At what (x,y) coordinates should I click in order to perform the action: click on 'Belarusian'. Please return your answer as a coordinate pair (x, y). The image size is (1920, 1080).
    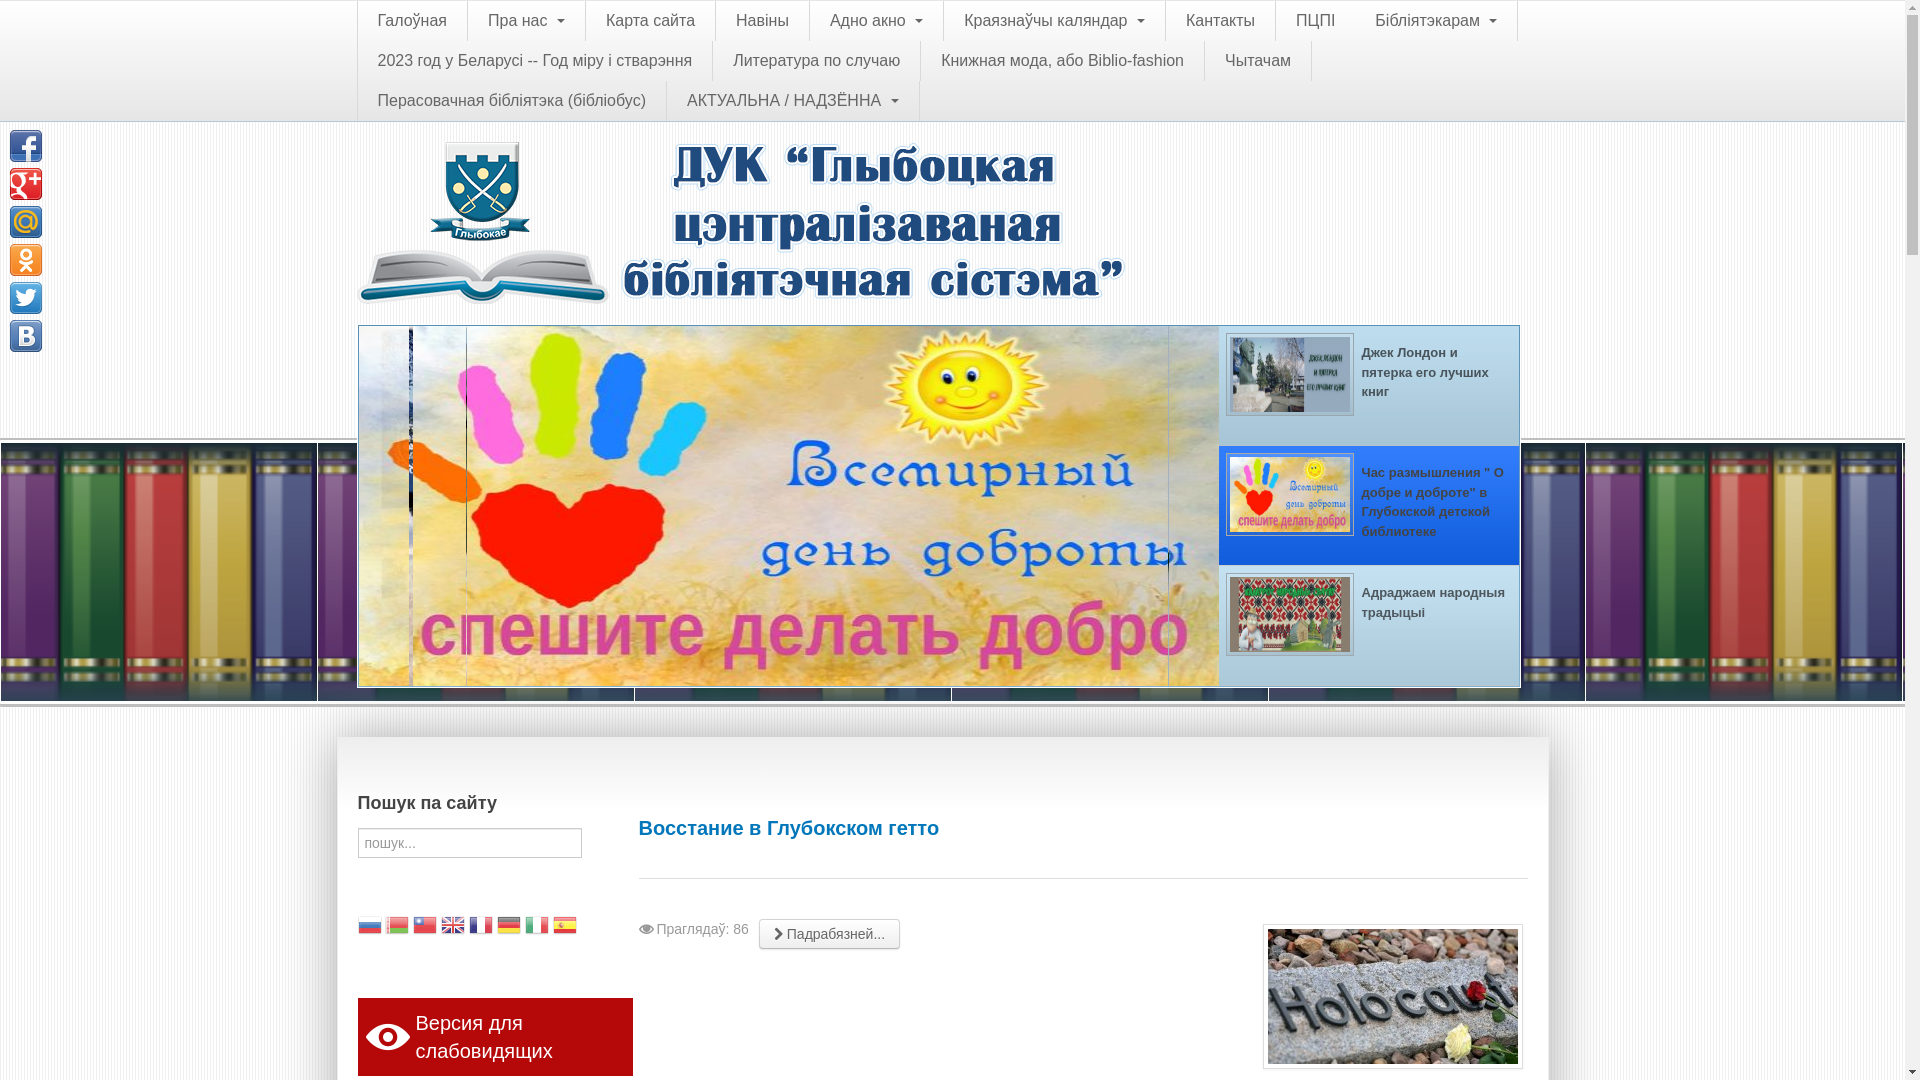
    Looking at the image, I should click on (384, 927).